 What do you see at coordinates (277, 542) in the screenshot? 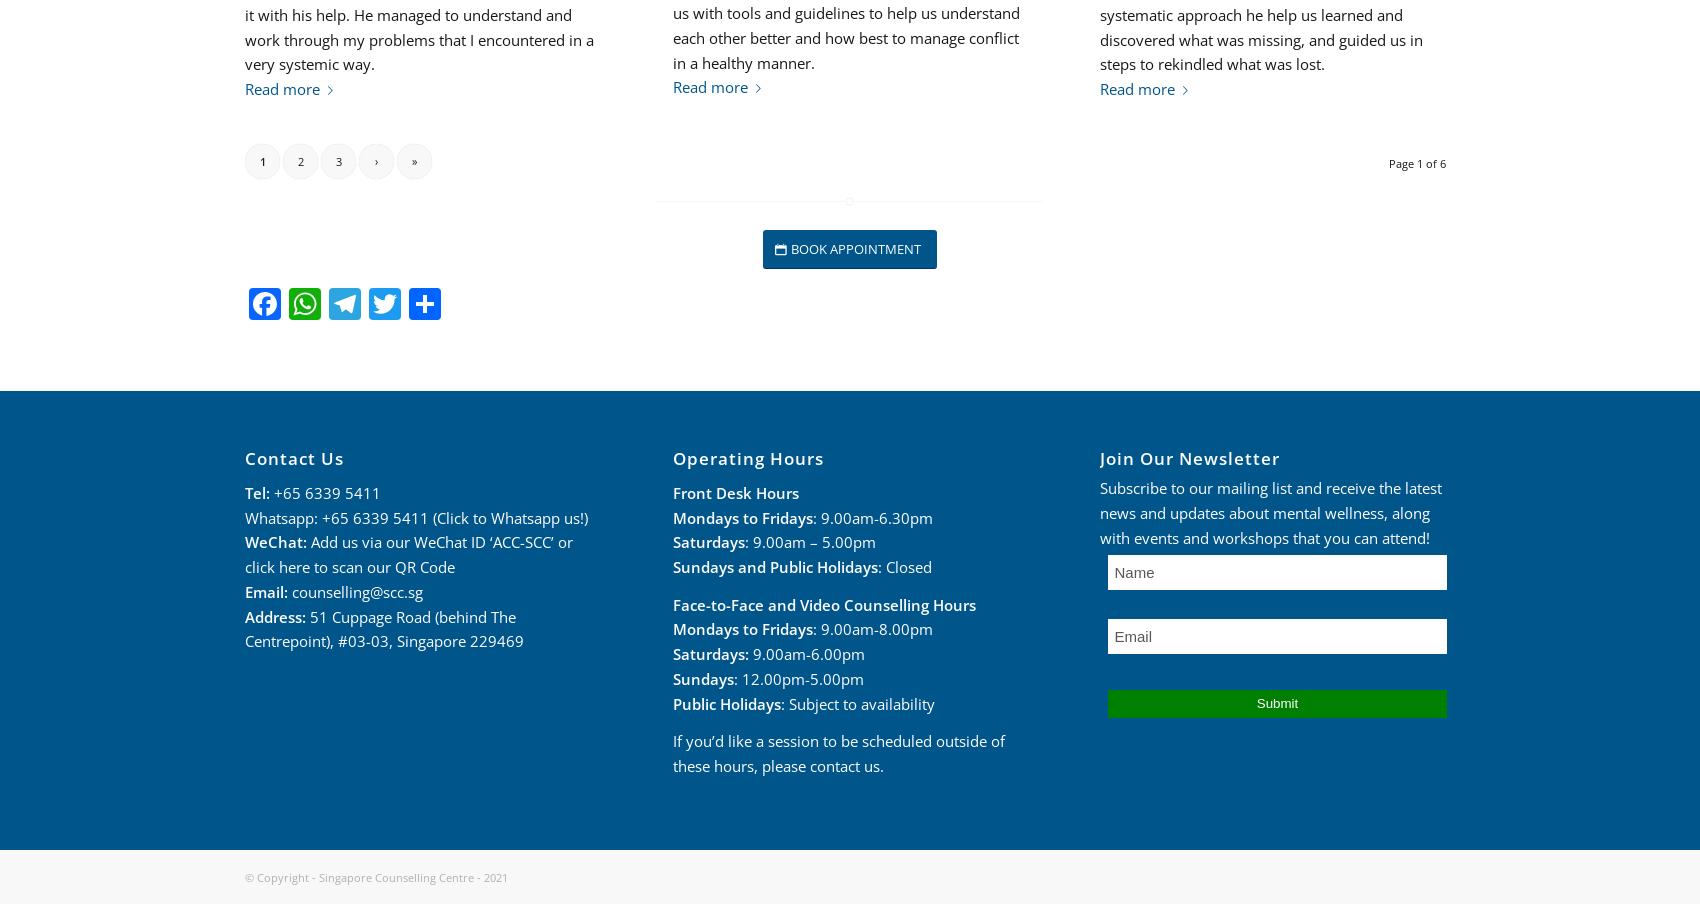
I see `'WeChat:'` at bounding box center [277, 542].